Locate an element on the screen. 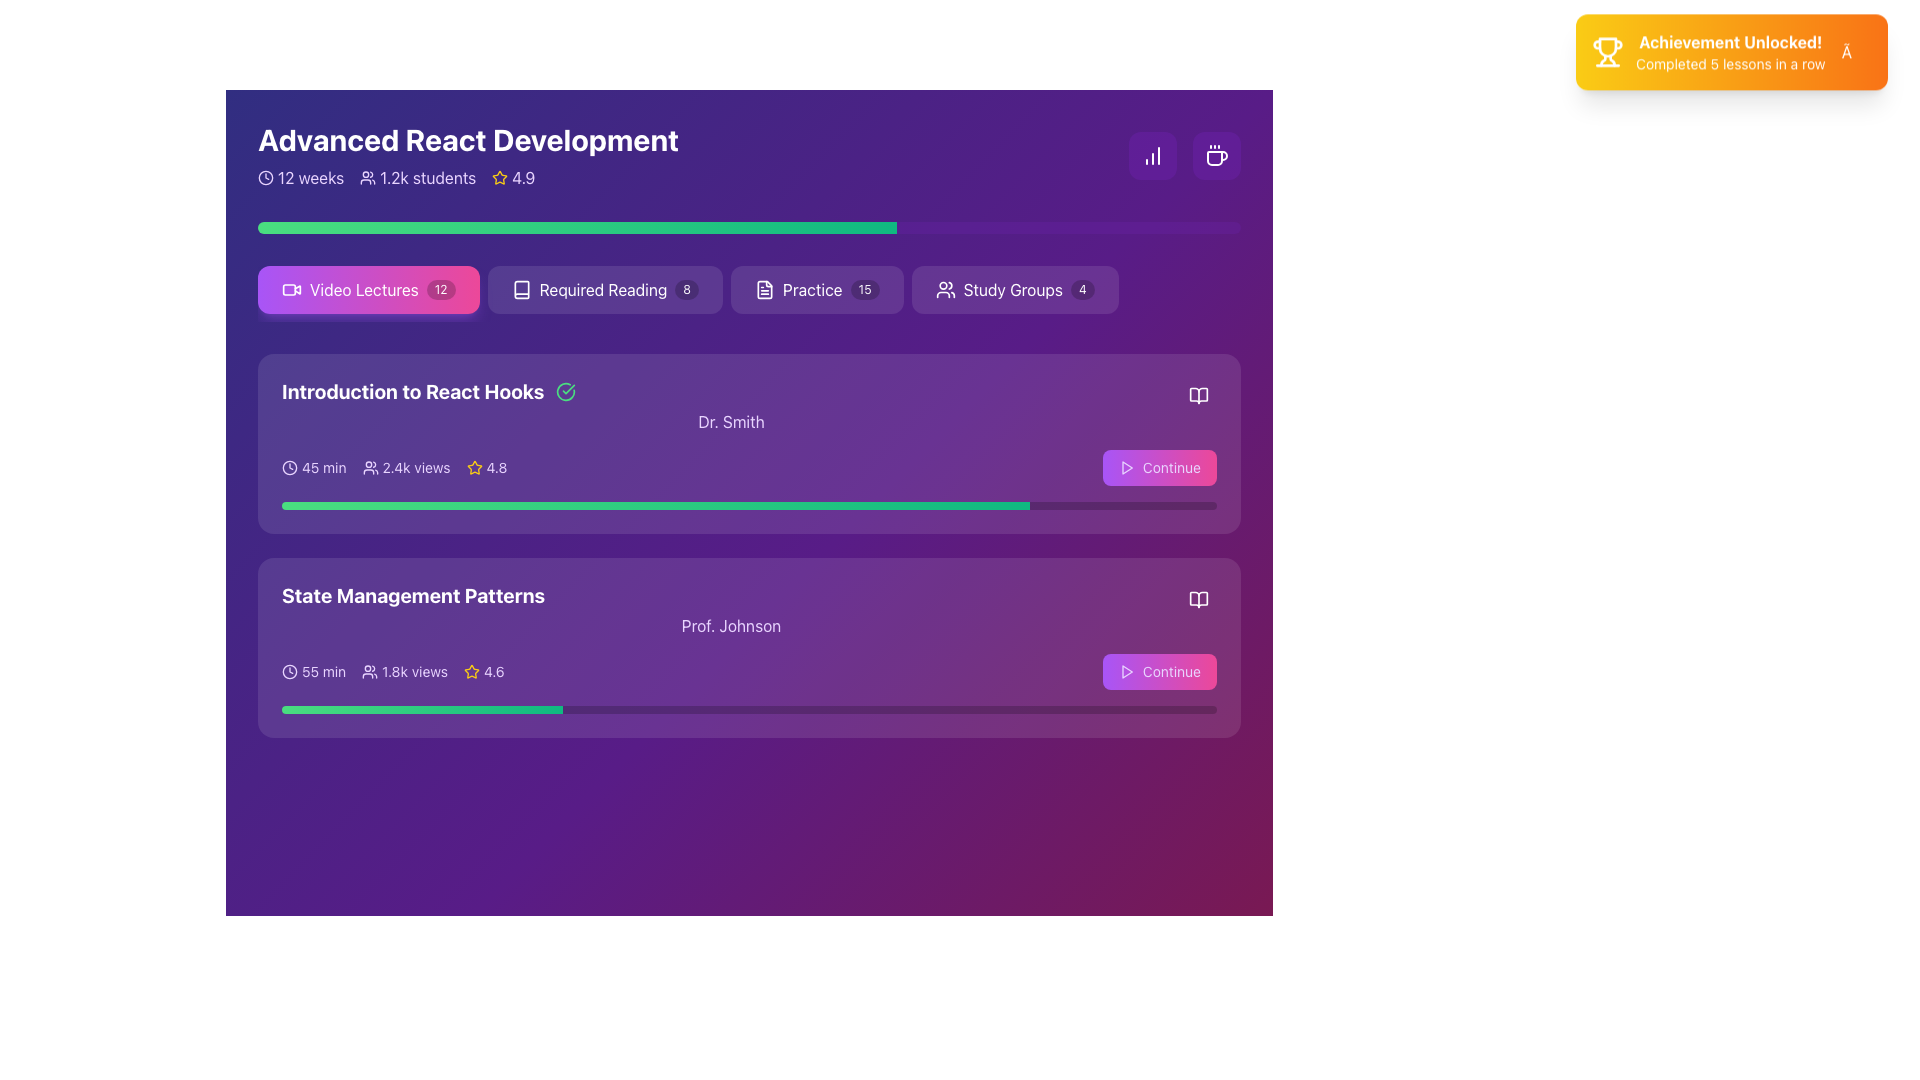 This screenshot has height=1080, width=1920. the yellow star-shaped icon used for ratings, located to the left of the rating value '4.9' in the header for 'Advanced React Development' is located at coordinates (500, 176).